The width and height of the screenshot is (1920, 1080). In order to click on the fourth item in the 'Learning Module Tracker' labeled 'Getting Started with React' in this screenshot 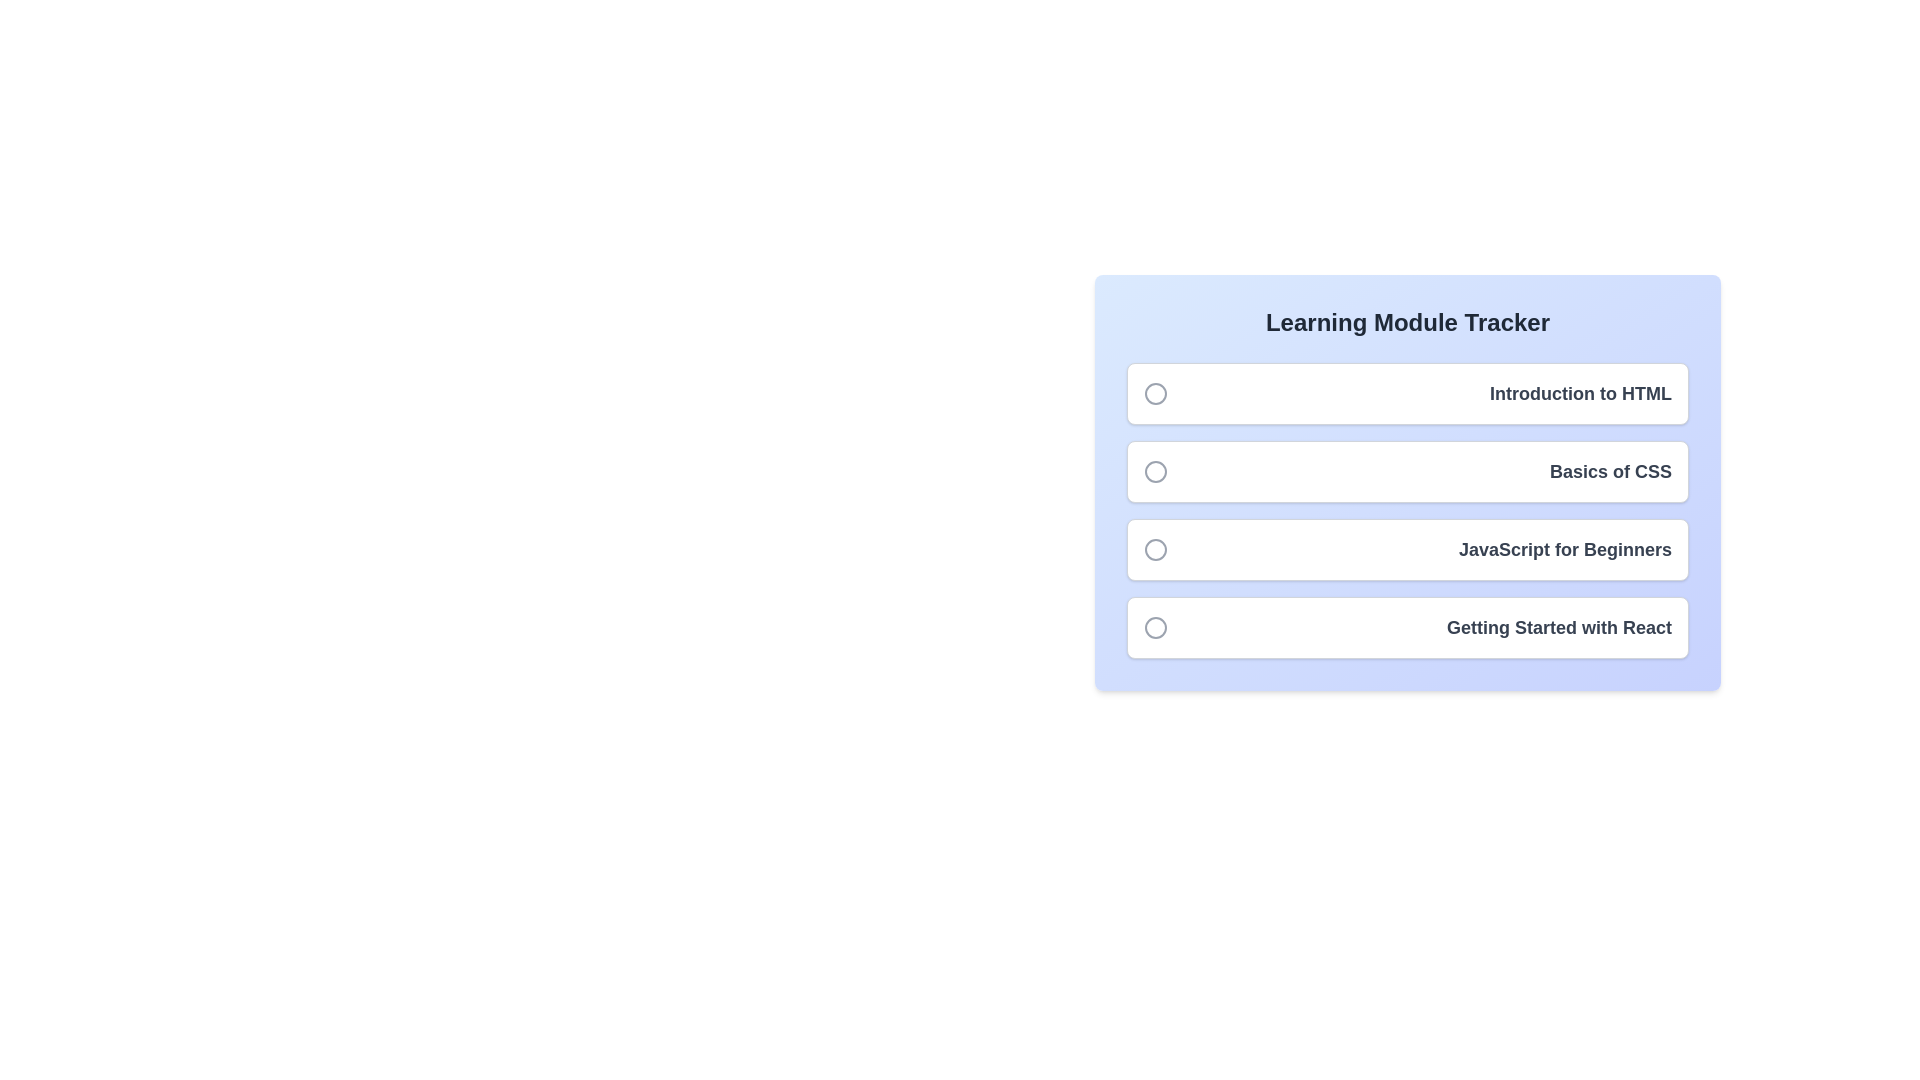, I will do `click(1406, 627)`.